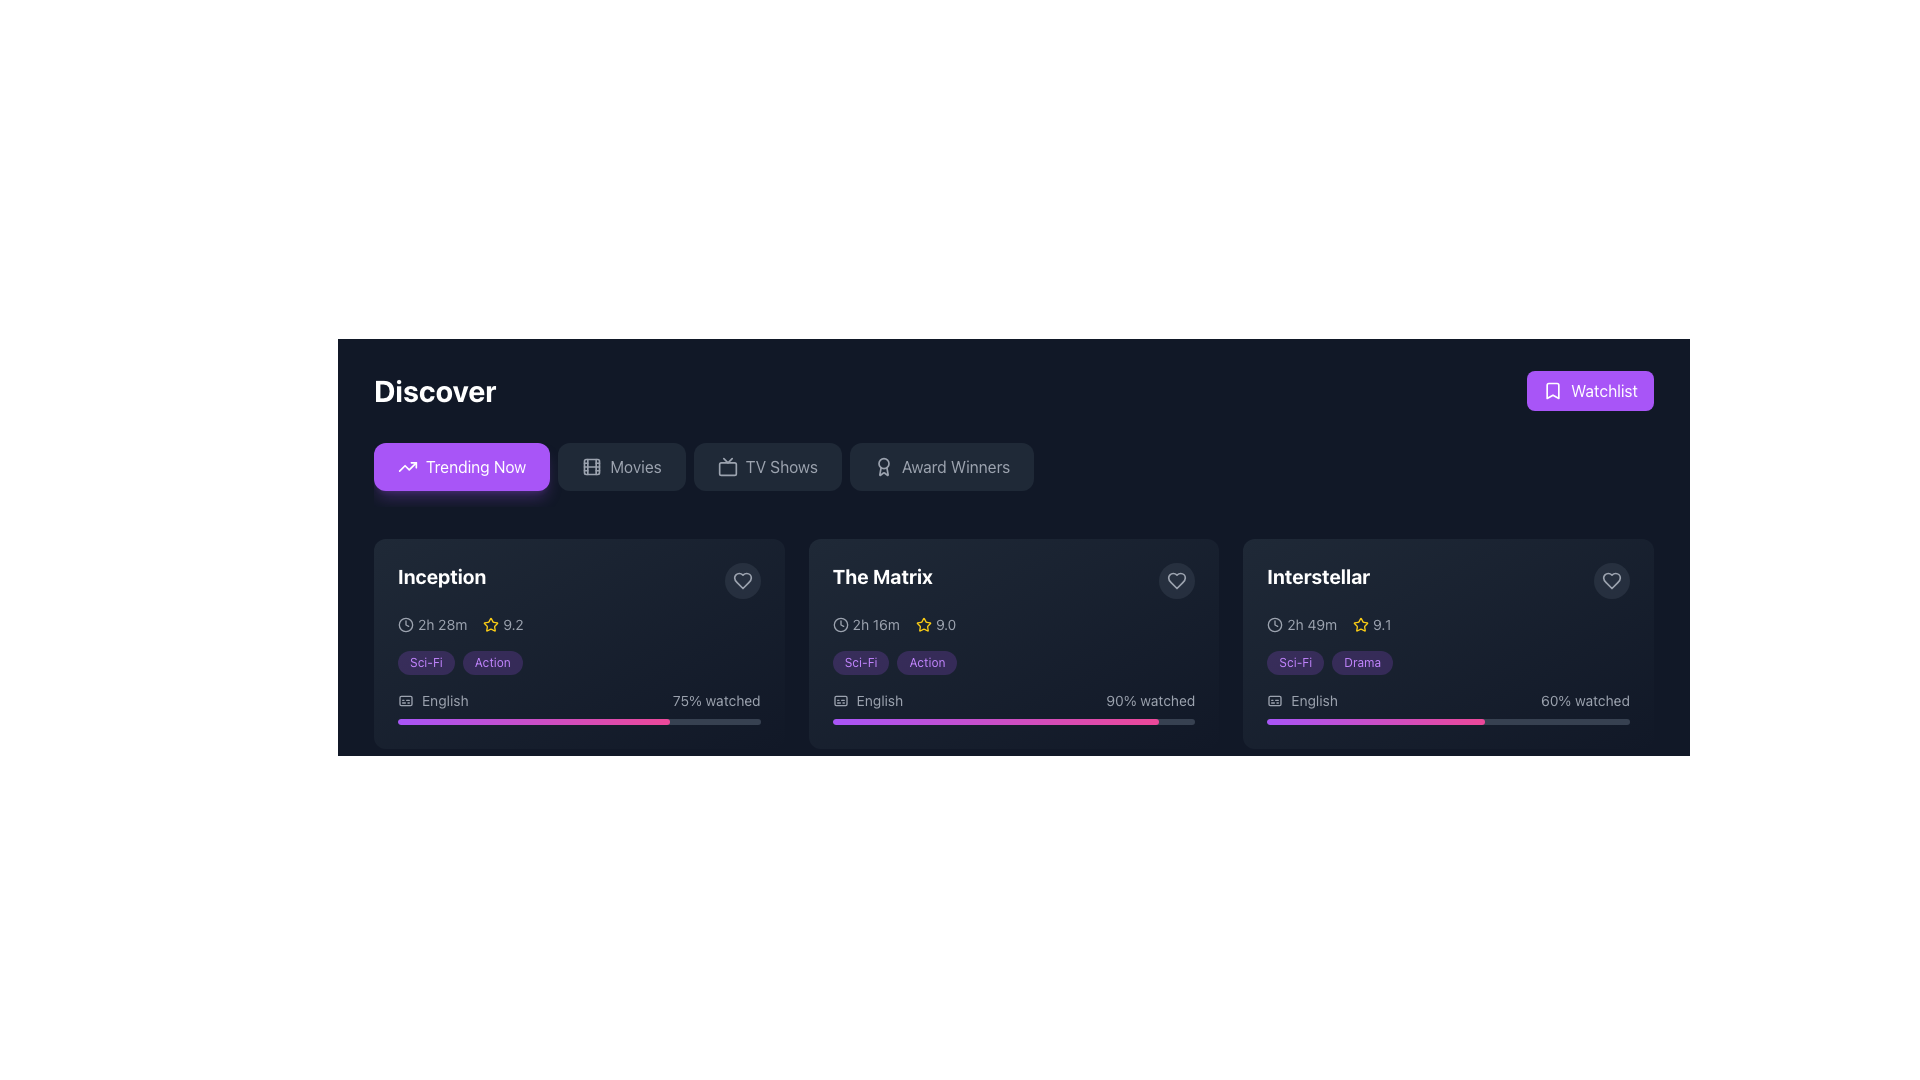 The image size is (1920, 1080). What do you see at coordinates (578, 707) in the screenshot?
I see `the progress bar of the Combined information and progress display for the movie 'Inception'` at bounding box center [578, 707].